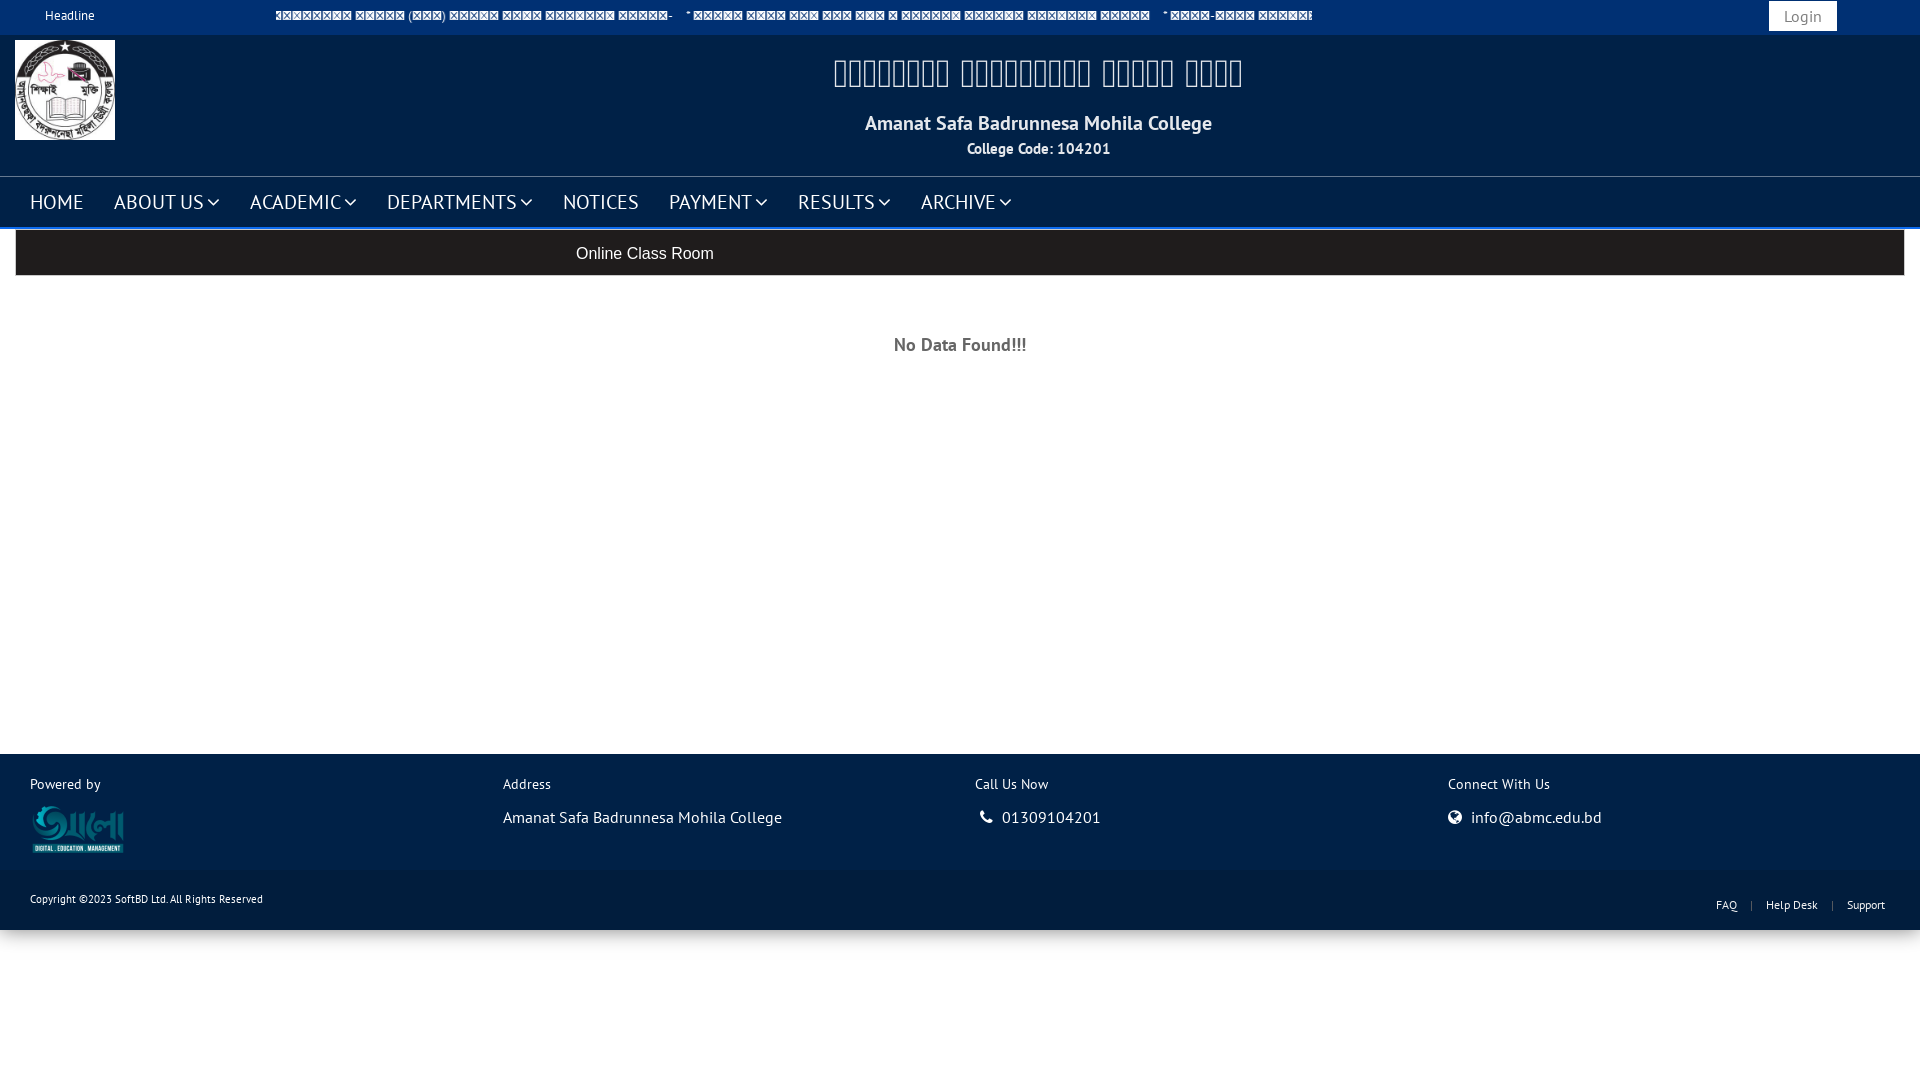 This screenshot has height=1080, width=1920. Describe the element at coordinates (1865, 903) in the screenshot. I see `'Support'` at that location.